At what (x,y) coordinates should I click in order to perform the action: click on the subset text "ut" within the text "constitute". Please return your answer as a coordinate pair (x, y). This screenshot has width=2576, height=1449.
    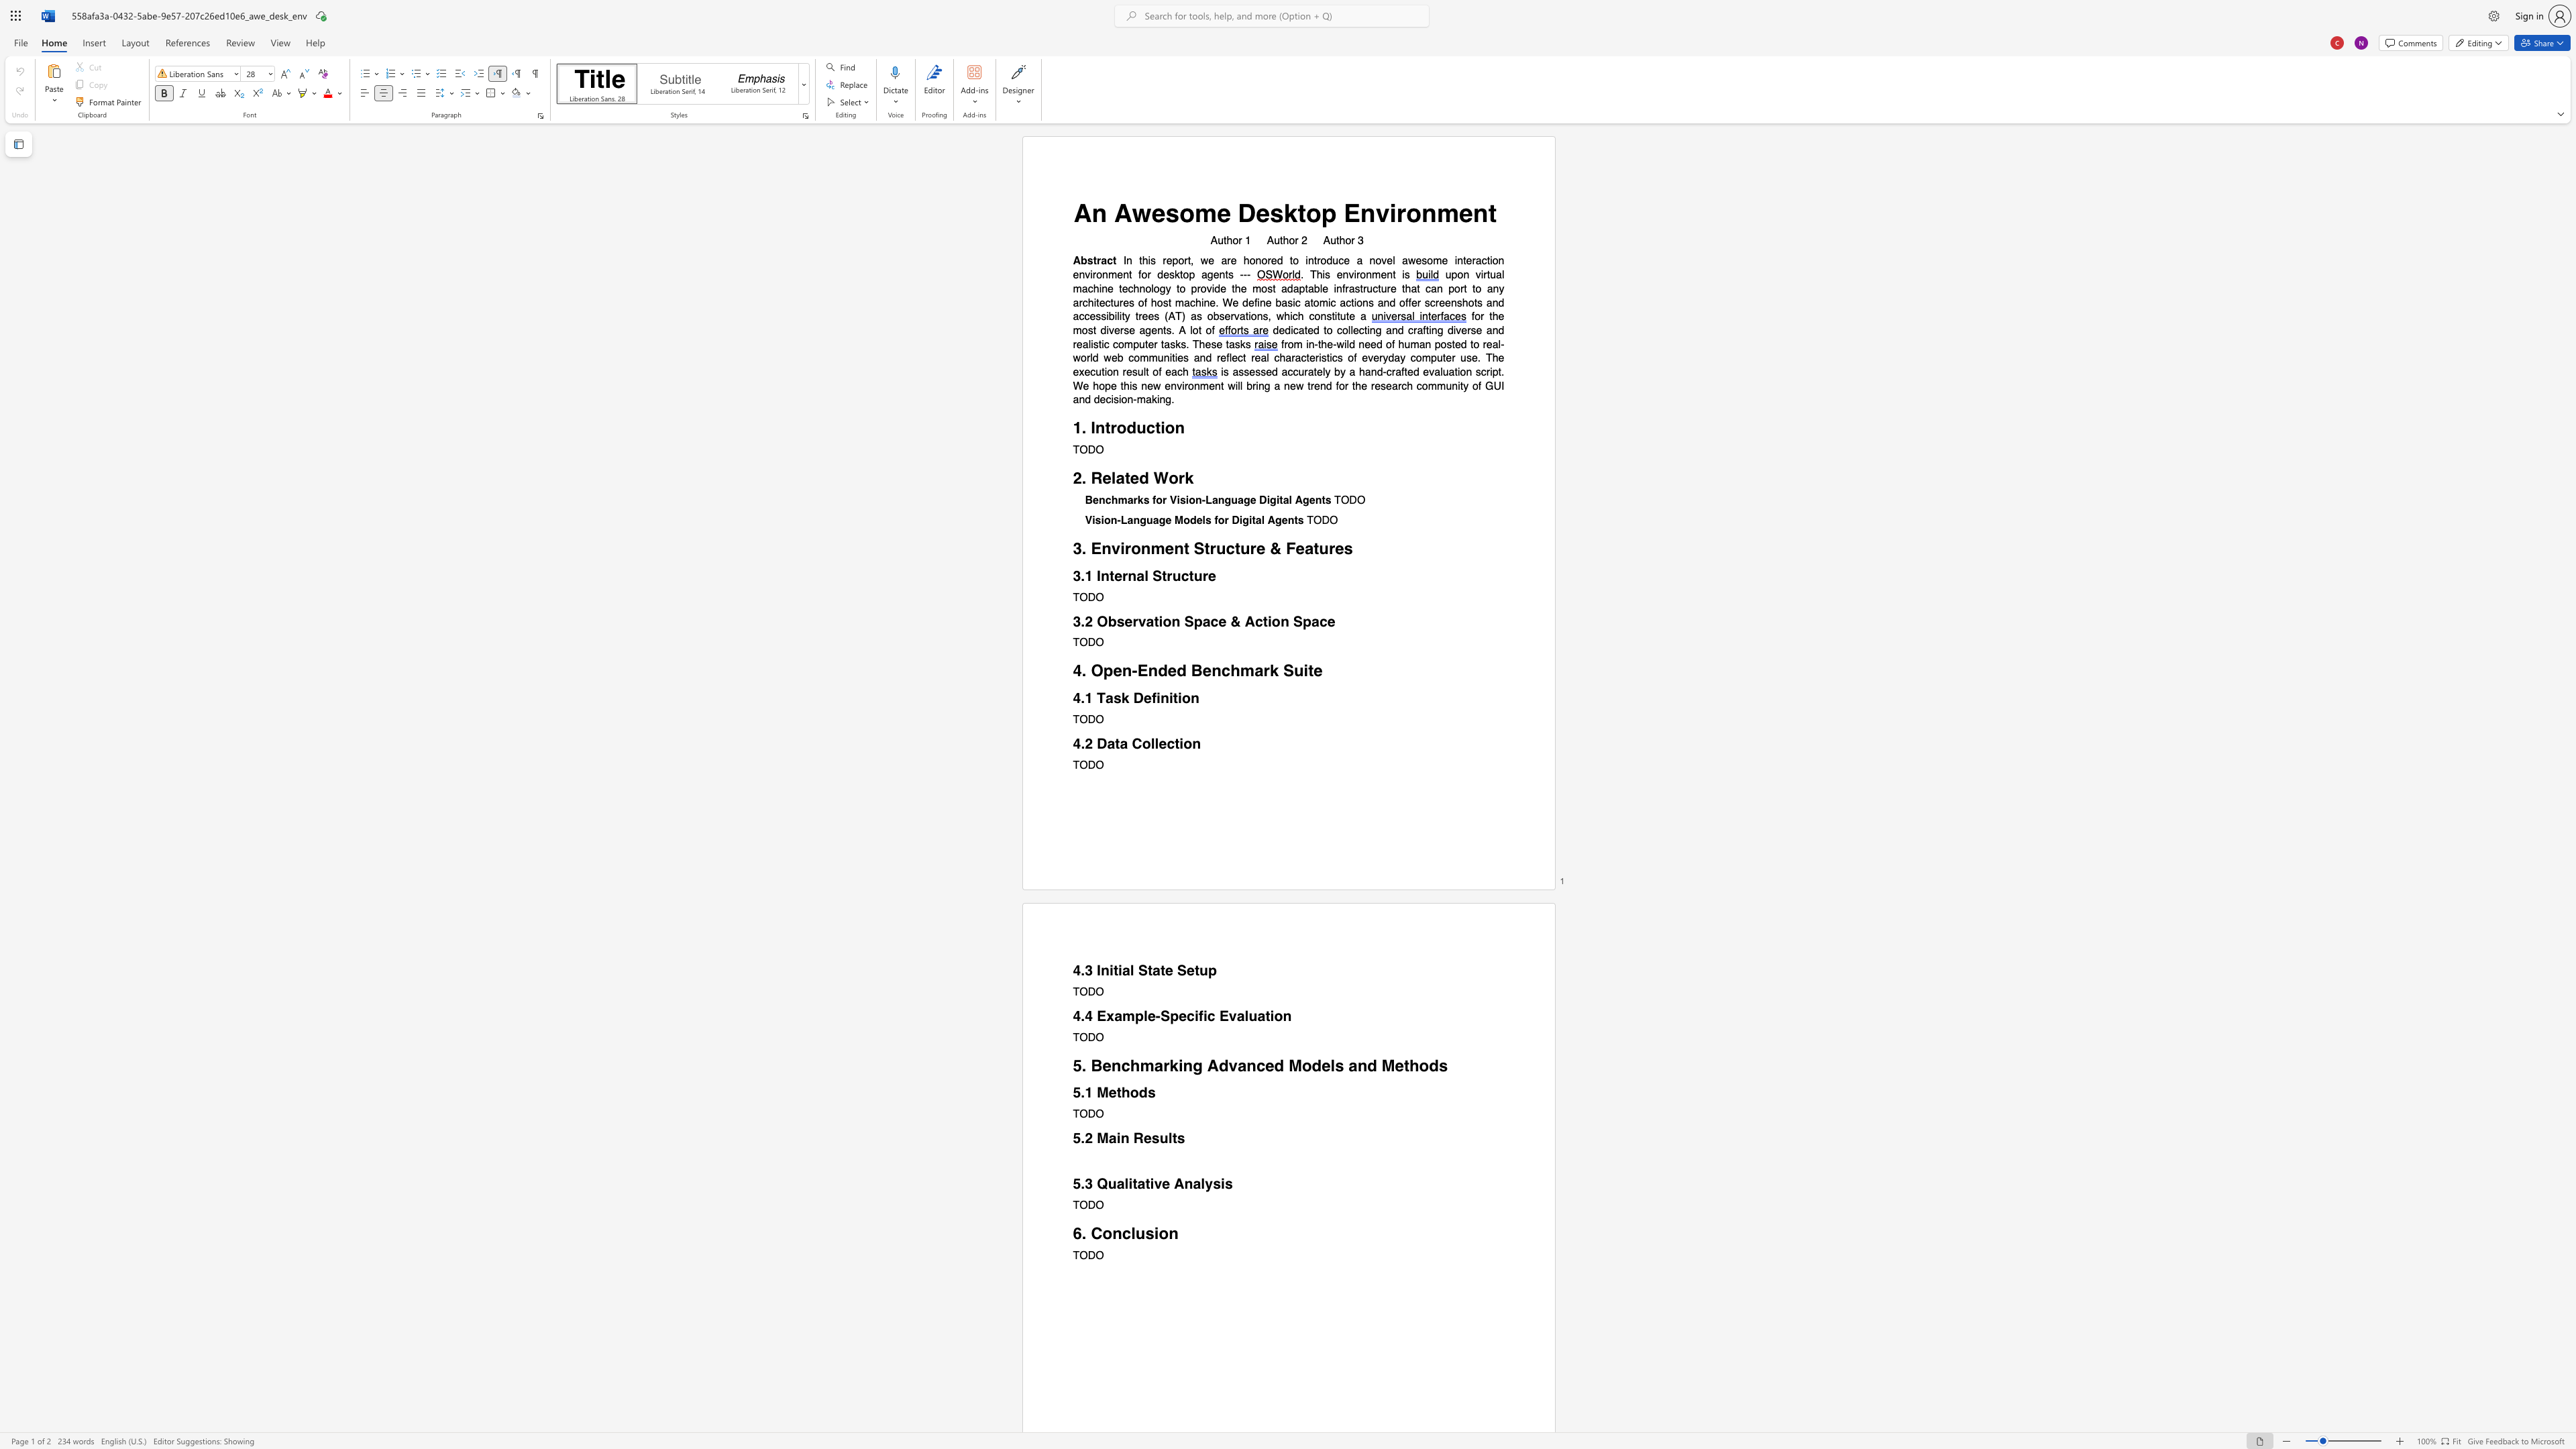
    Looking at the image, I should click on (1339, 316).